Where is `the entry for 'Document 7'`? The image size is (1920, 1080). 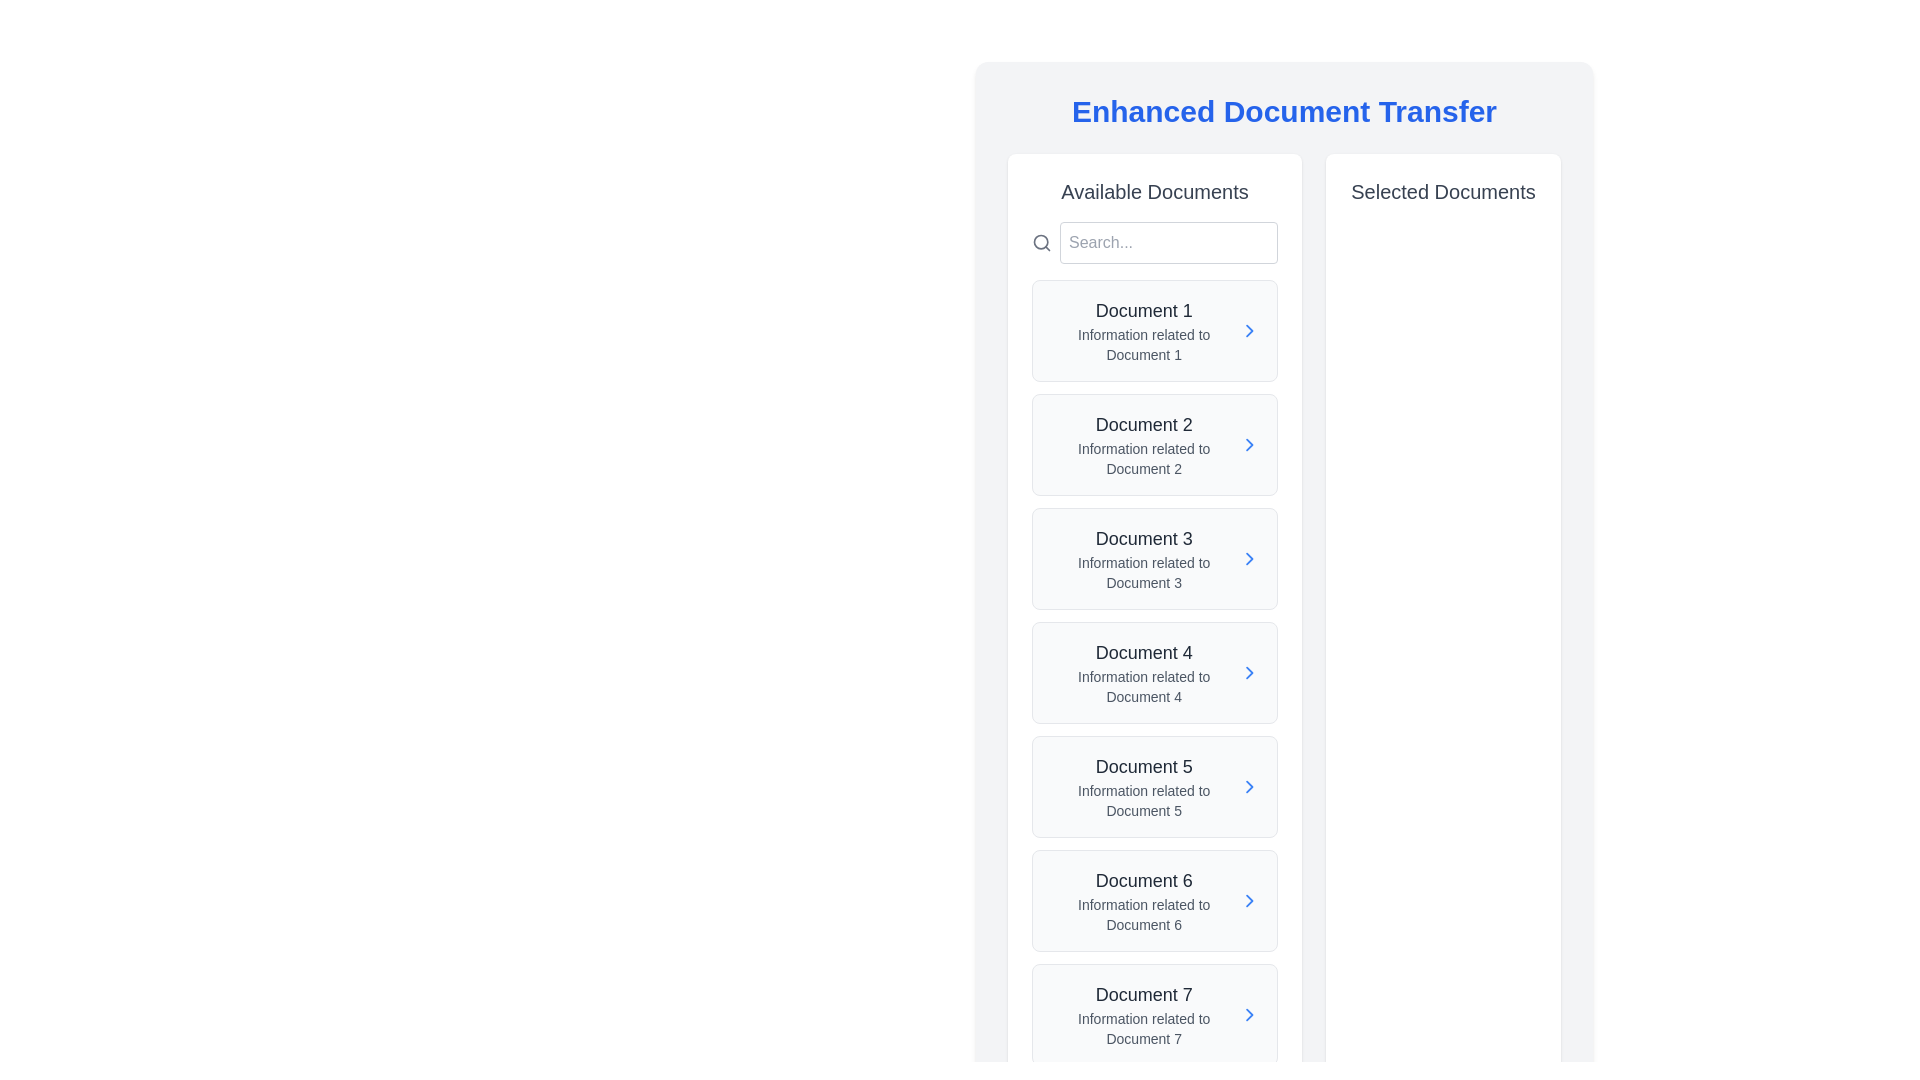
the entry for 'Document 7' is located at coordinates (1143, 1014).